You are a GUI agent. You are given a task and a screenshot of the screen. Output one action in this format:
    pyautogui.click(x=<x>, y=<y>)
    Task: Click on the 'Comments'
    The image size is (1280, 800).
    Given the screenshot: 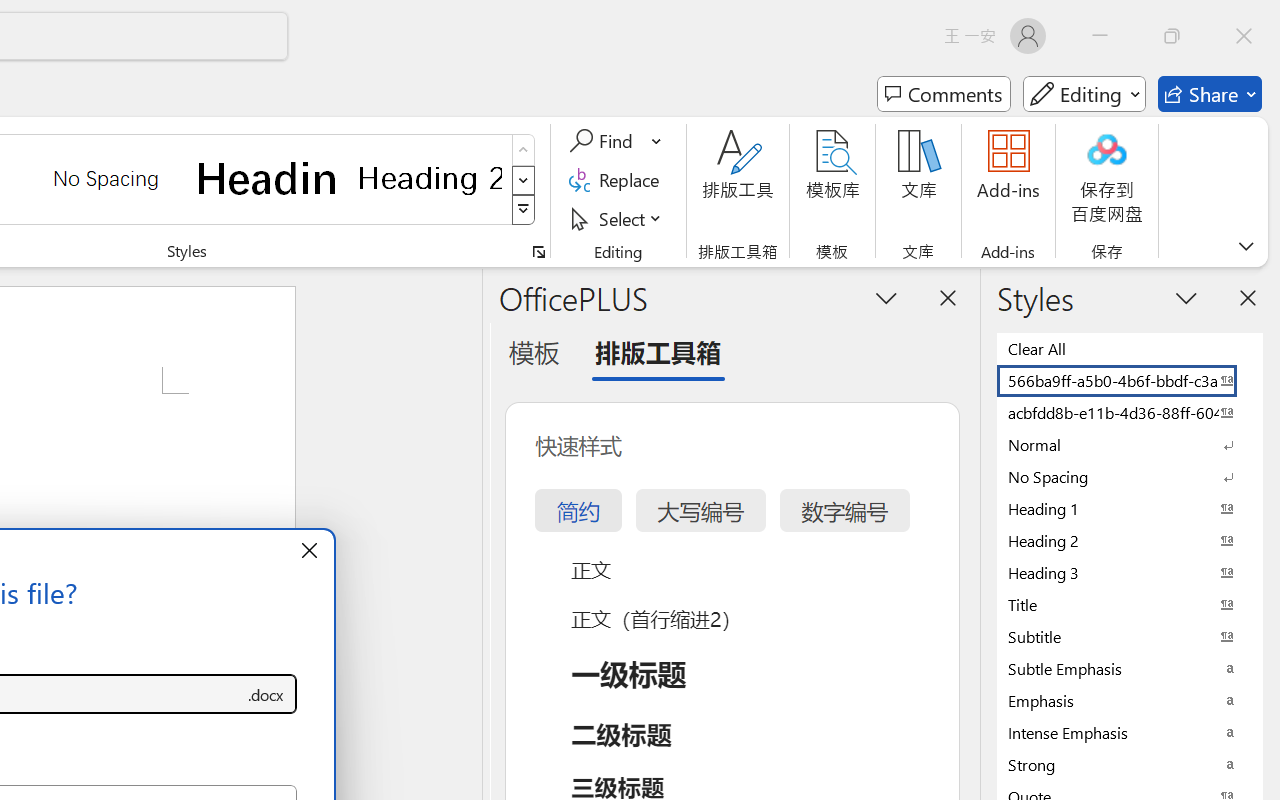 What is the action you would take?
    pyautogui.click(x=943, y=94)
    